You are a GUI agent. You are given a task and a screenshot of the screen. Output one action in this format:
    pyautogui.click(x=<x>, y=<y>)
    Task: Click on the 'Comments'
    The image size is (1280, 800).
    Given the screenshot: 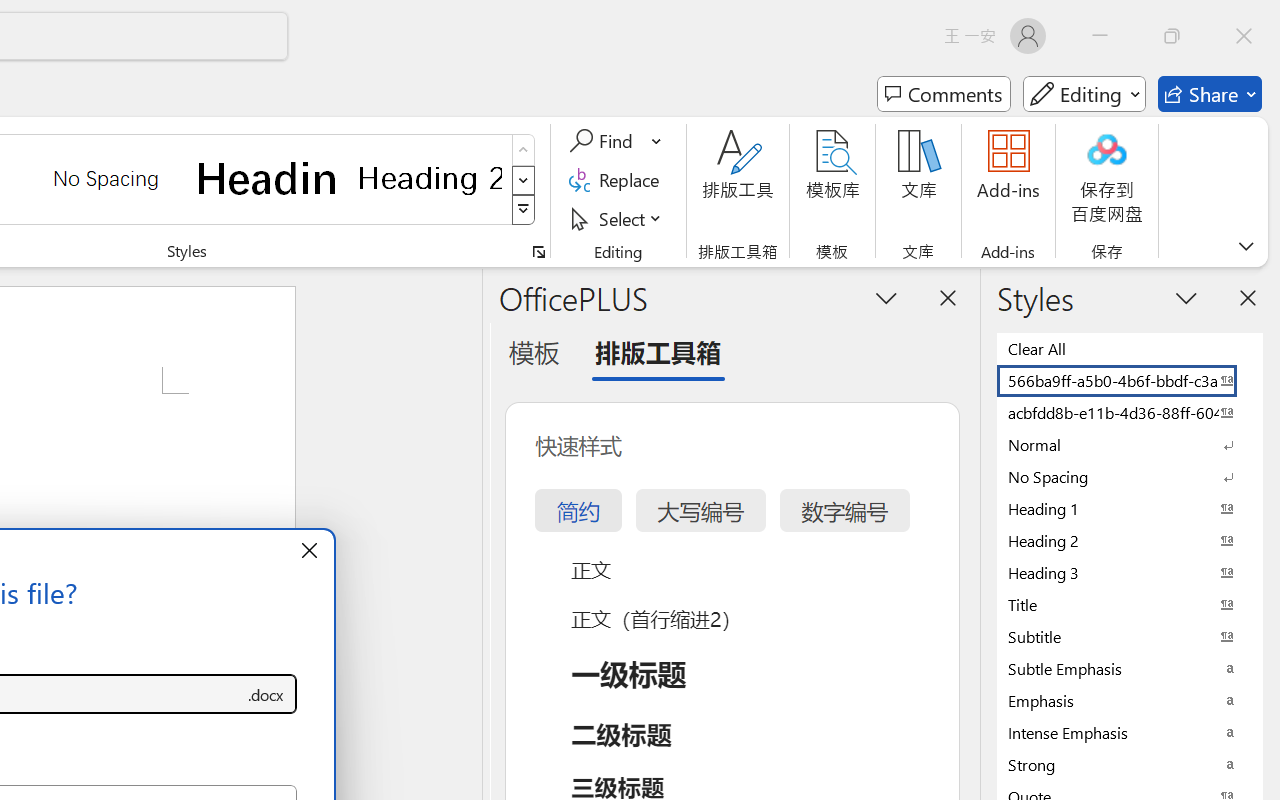 What is the action you would take?
    pyautogui.click(x=943, y=94)
    